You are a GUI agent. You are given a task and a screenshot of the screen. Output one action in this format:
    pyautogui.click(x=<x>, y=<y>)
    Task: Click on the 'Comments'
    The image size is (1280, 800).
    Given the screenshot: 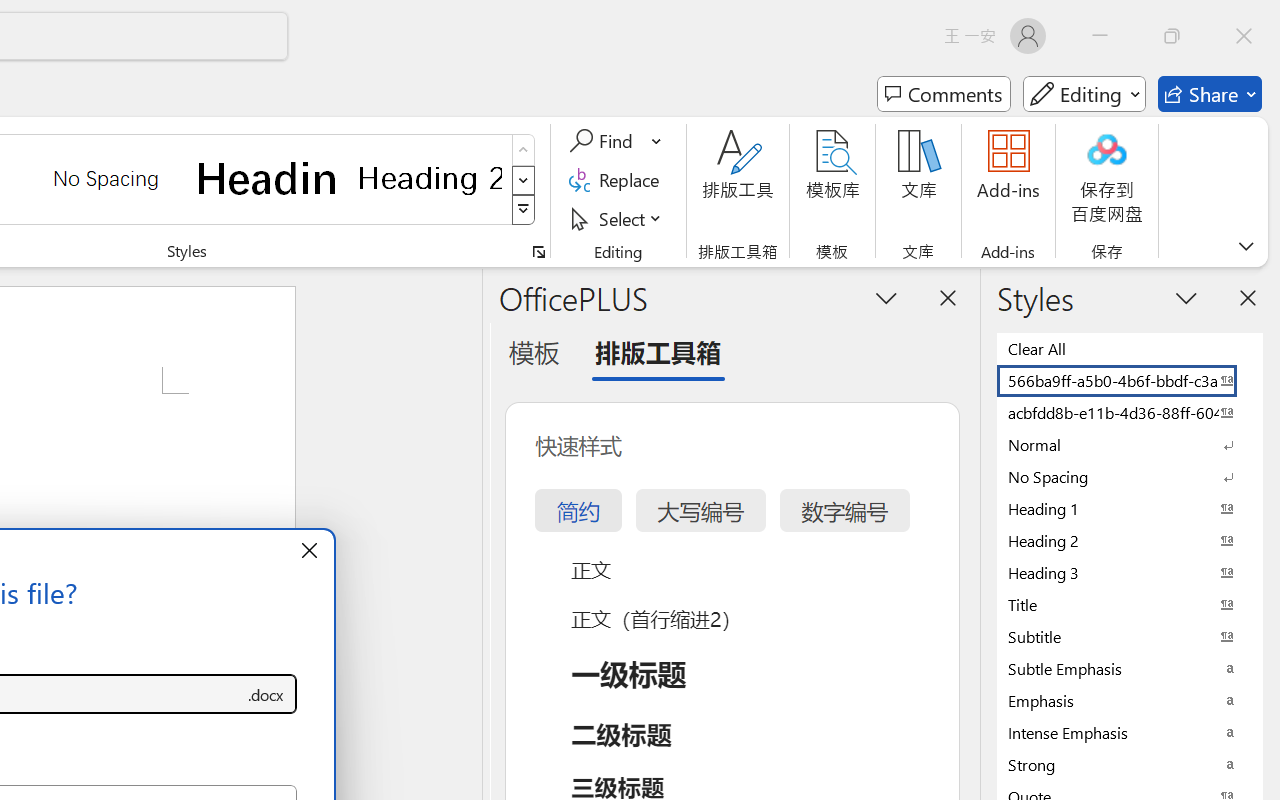 What is the action you would take?
    pyautogui.click(x=943, y=94)
    